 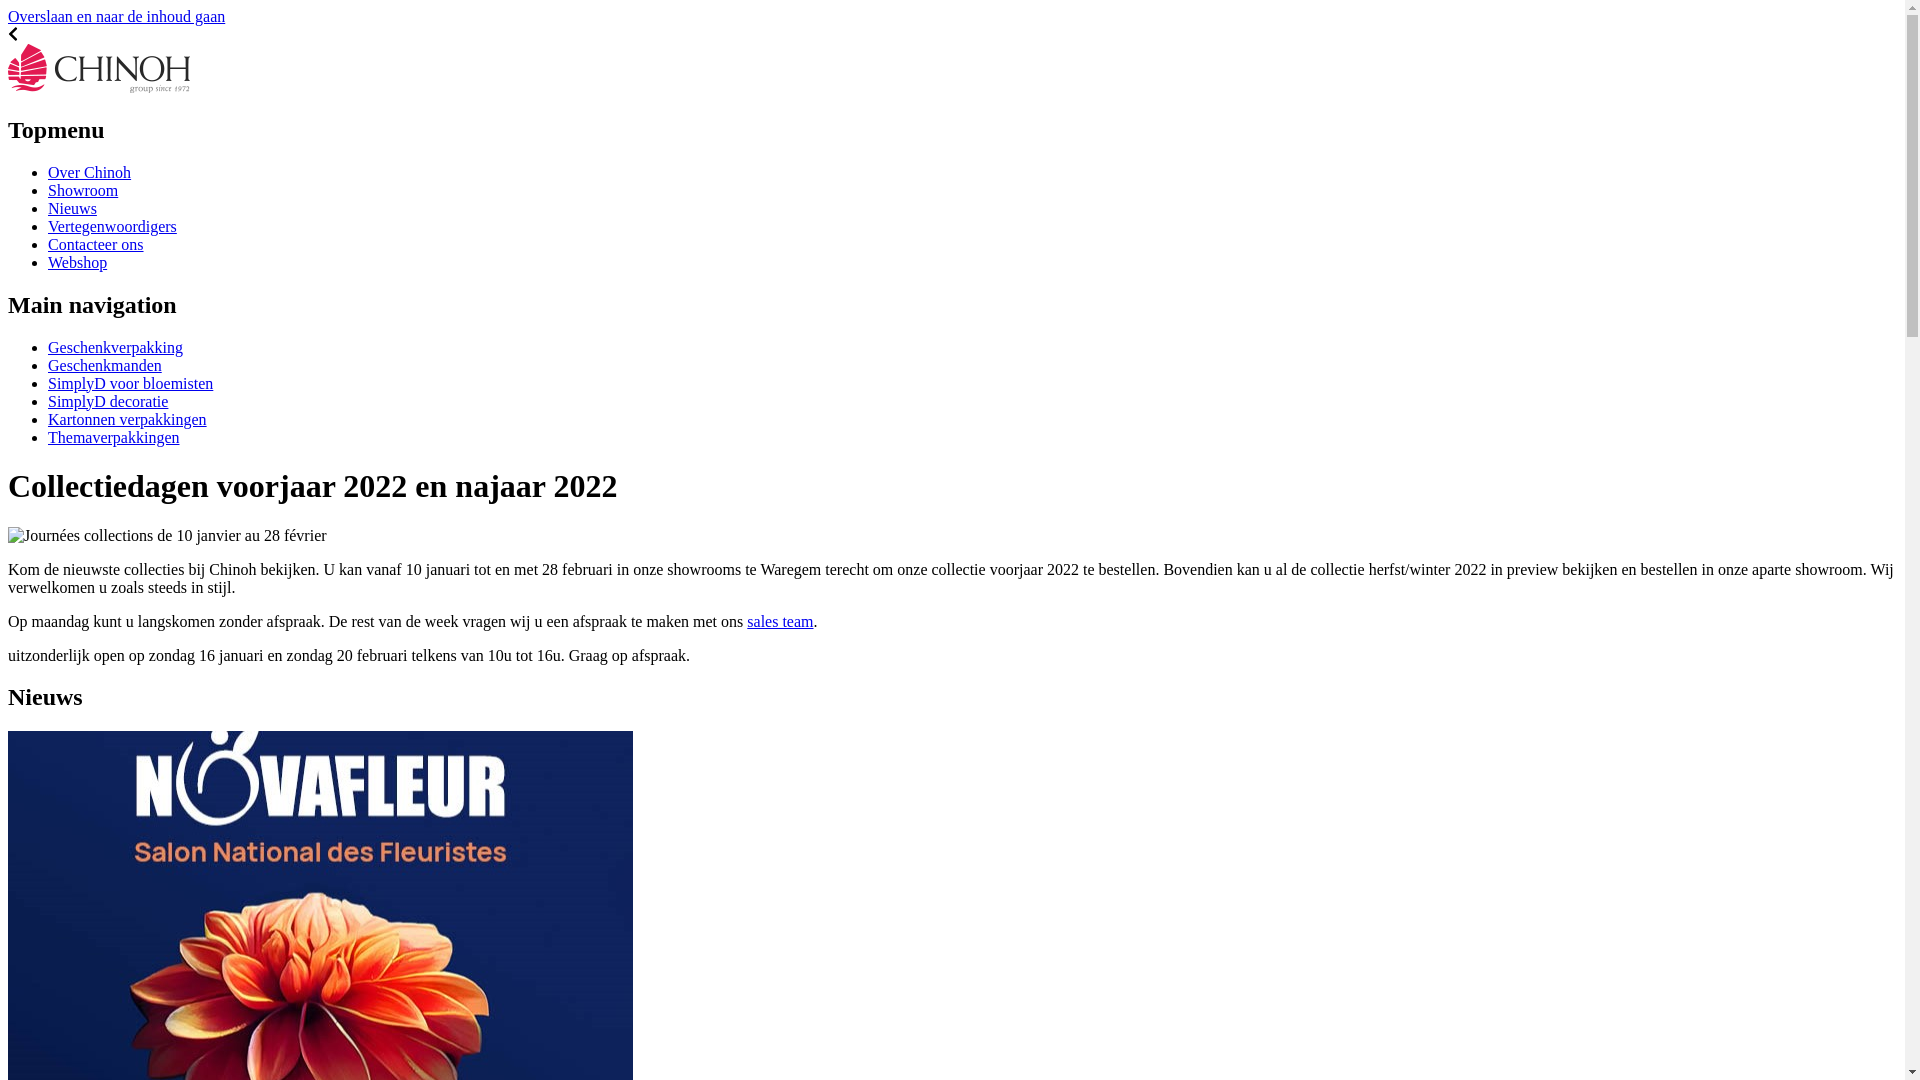 I want to click on 'Showroom', so click(x=81, y=190).